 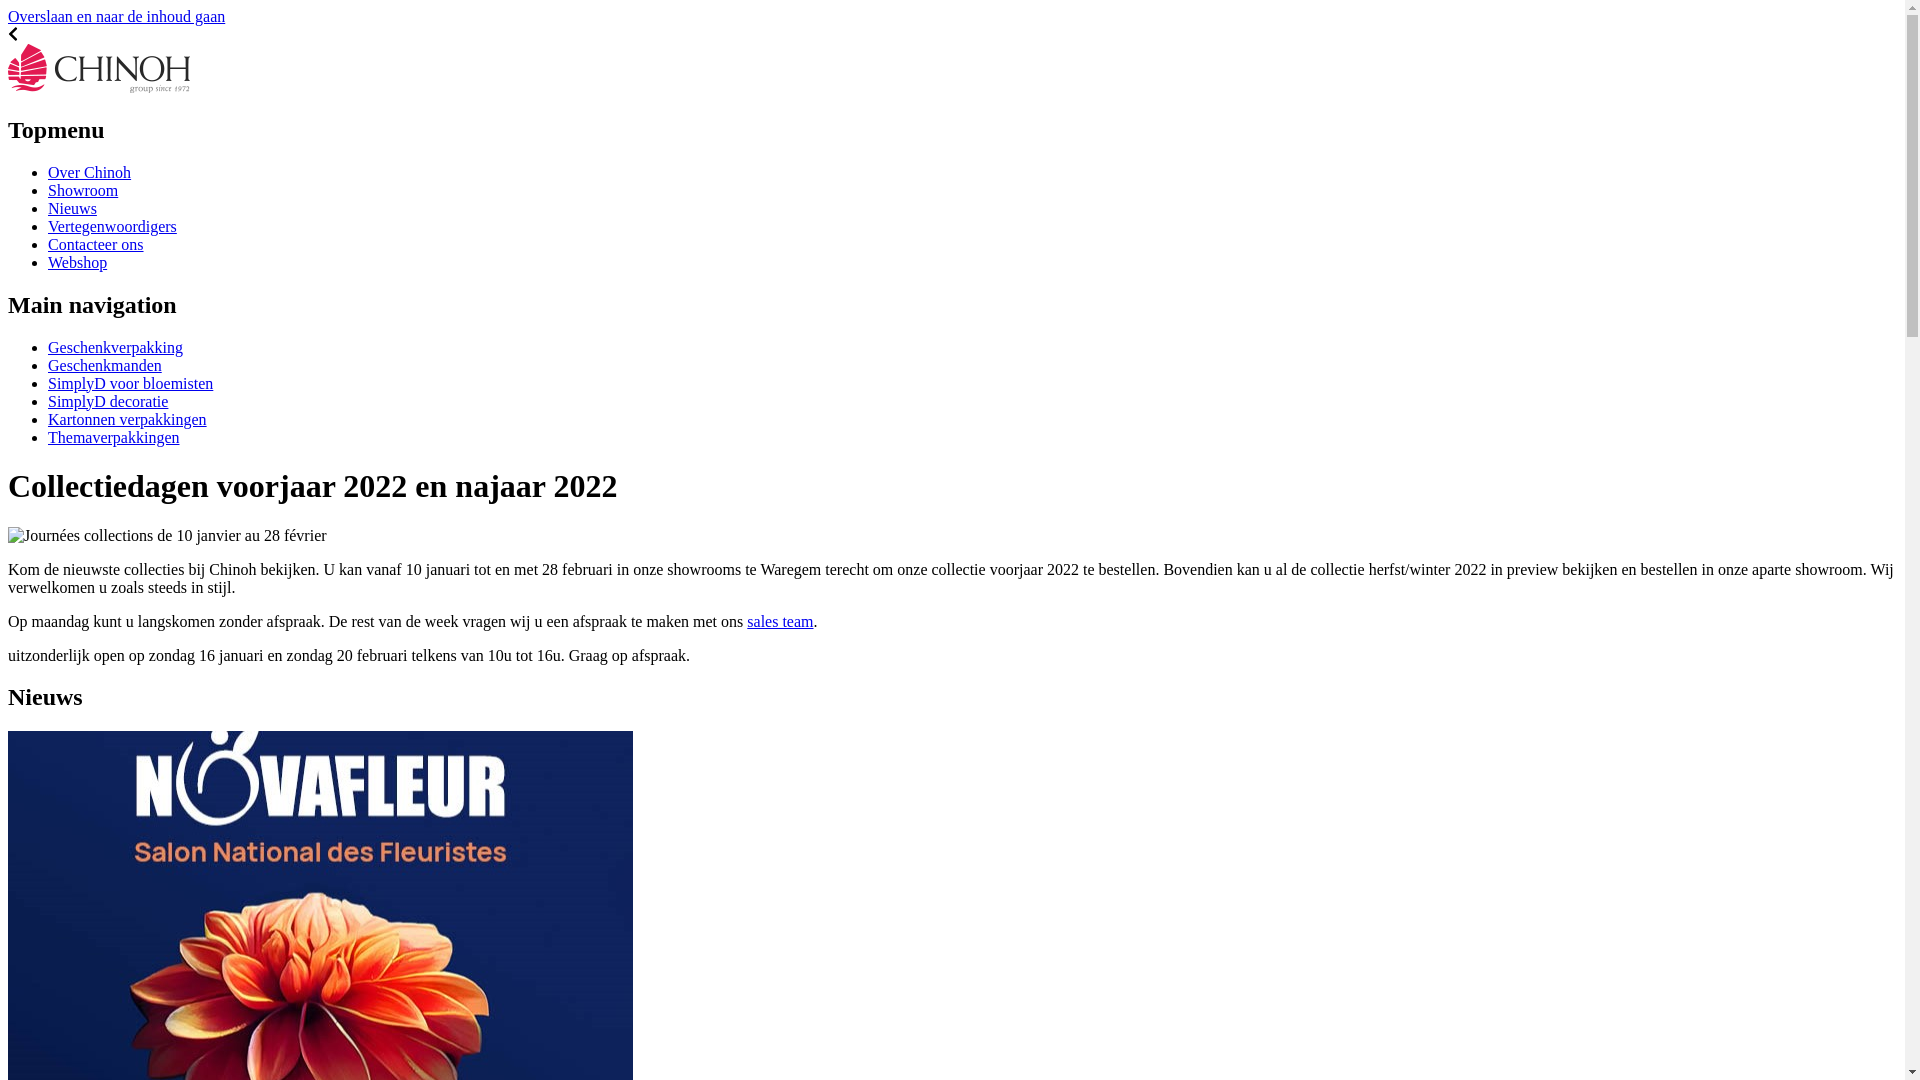 I want to click on 'Showroom', so click(x=81, y=190).